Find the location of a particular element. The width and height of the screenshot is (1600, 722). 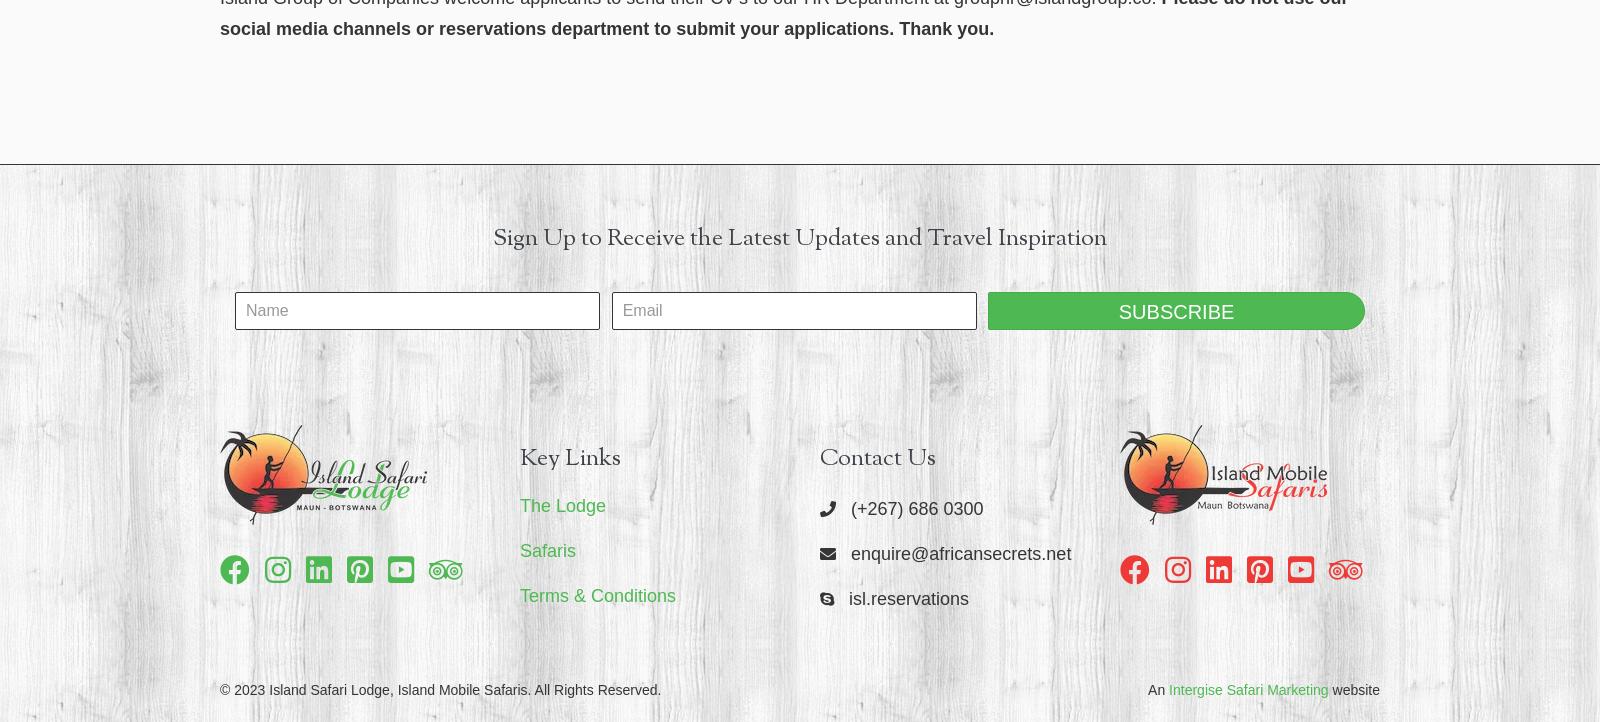

'© 2023 Island Safari Lodge, Island Mobile Safaris. All Rights Reserved.' is located at coordinates (439, 689).